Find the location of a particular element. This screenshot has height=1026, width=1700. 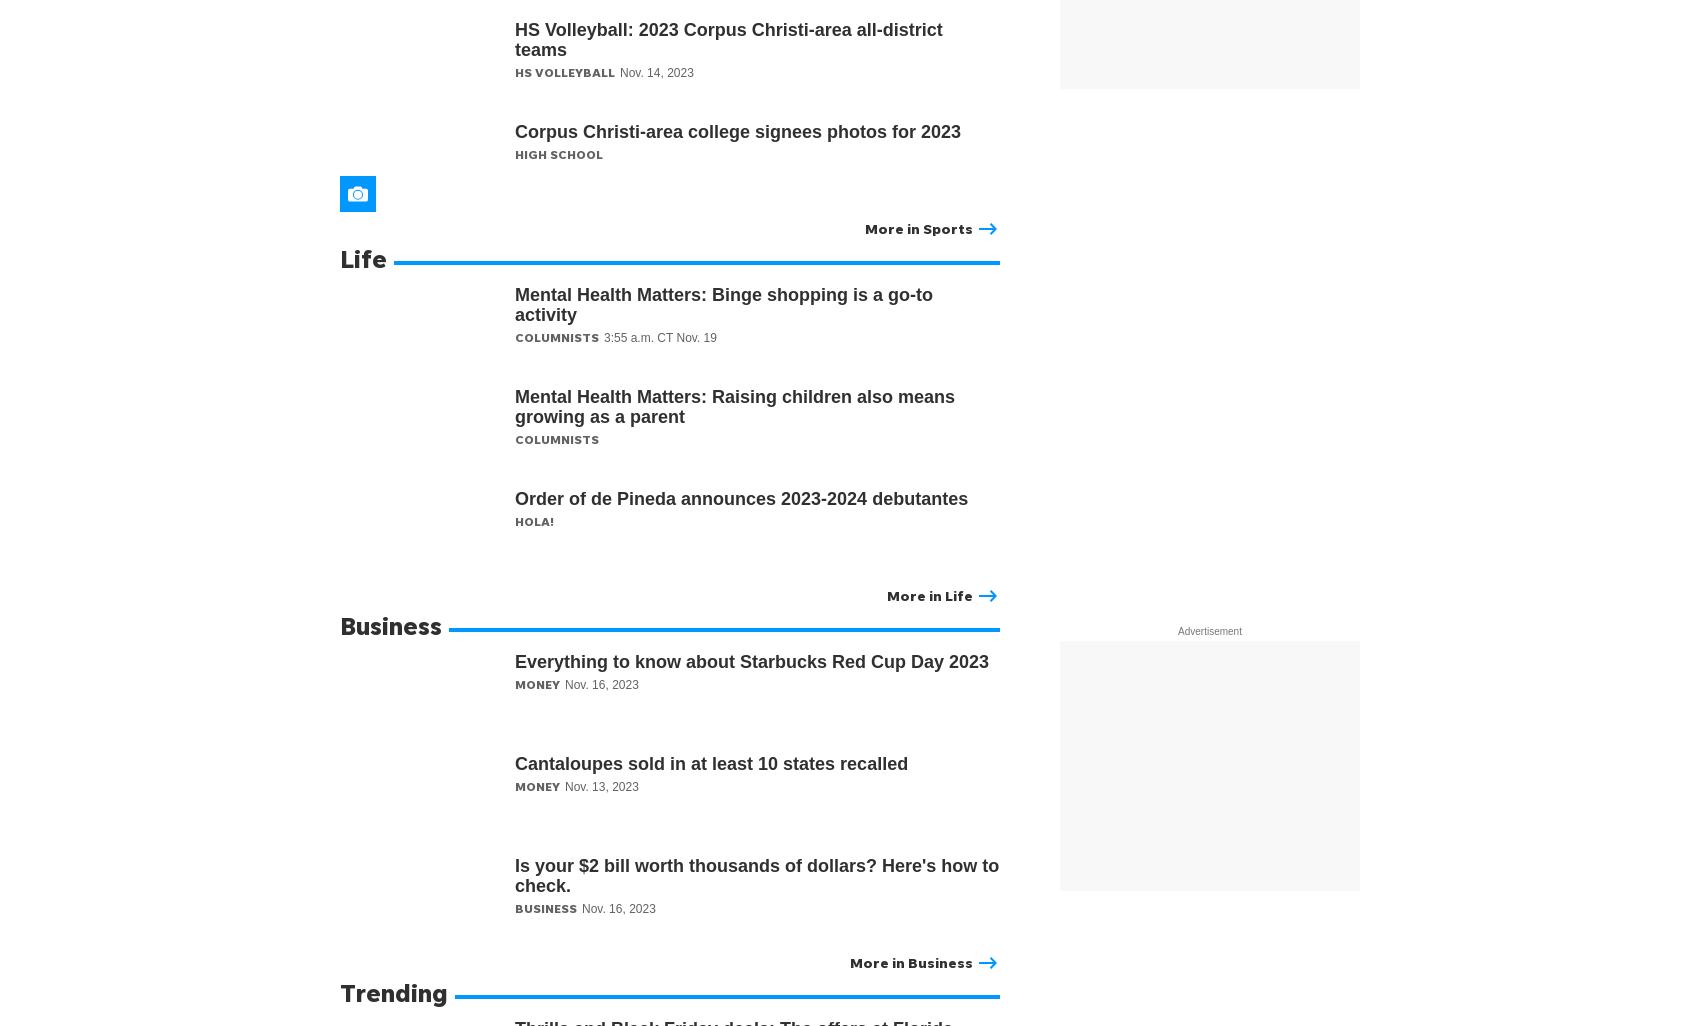

'Cantaloupes sold in at least 10 states recalled' is located at coordinates (714, 763).